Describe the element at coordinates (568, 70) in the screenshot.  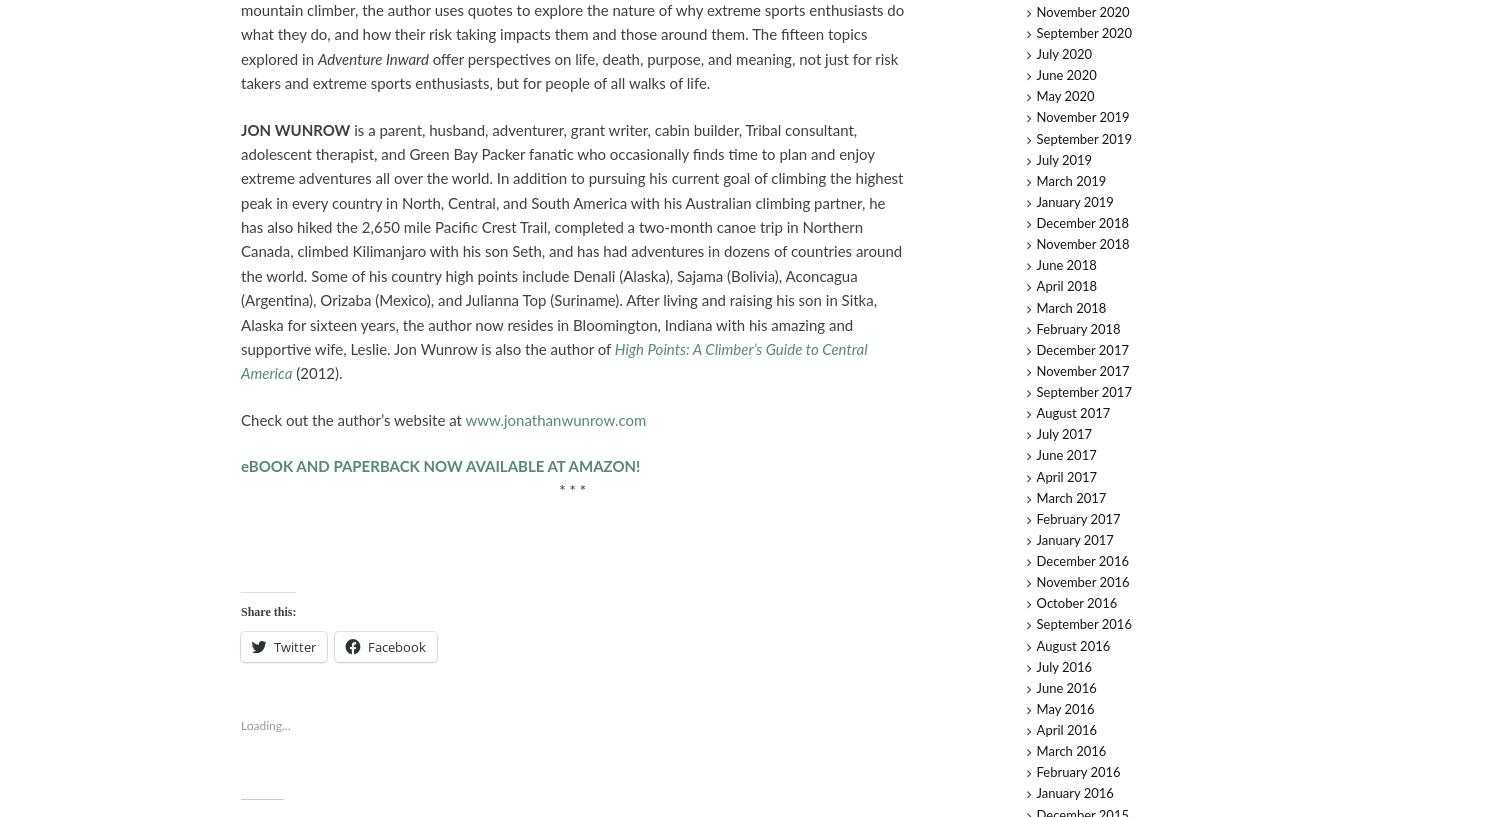
I see `'offer perspectives on life, death, purpose, and meaning, not just for risk takers and extreme sports enthusiasts, but for people of all walks of life.'` at that location.